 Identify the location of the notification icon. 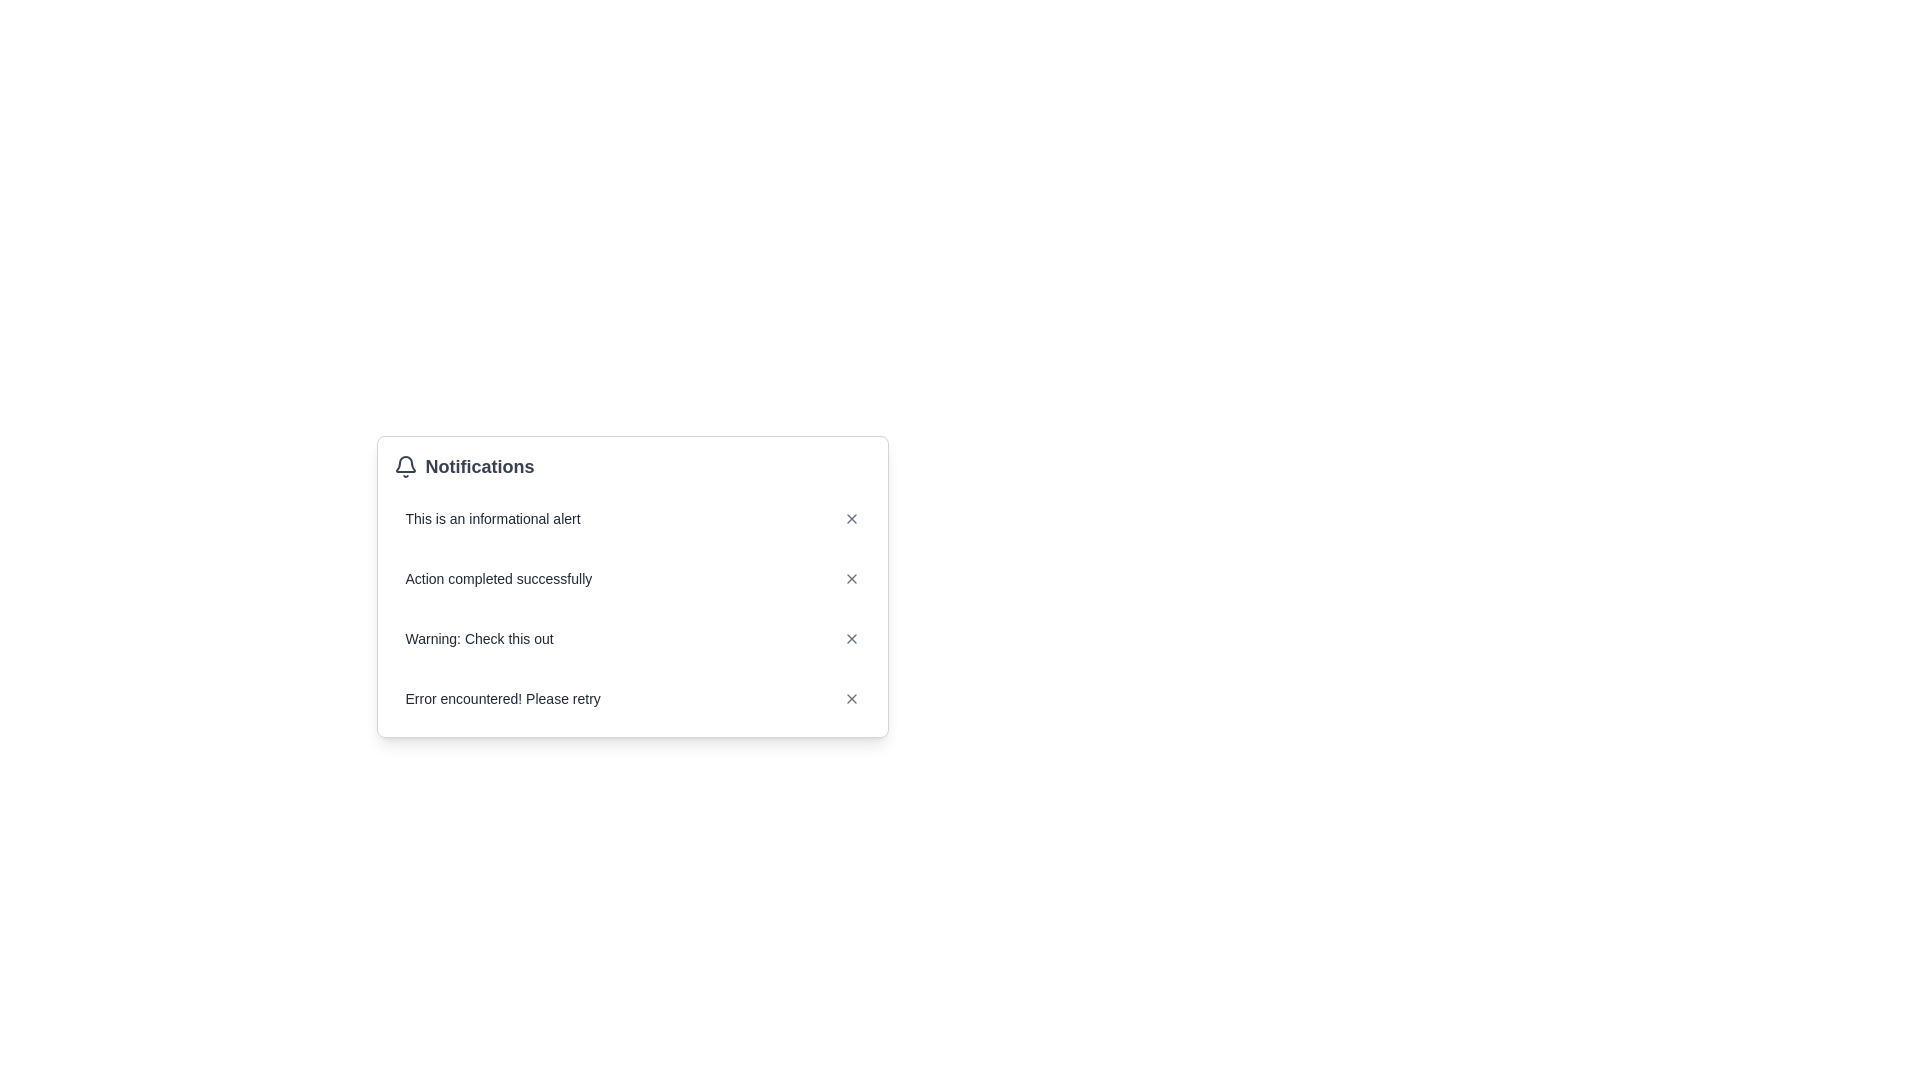
(404, 466).